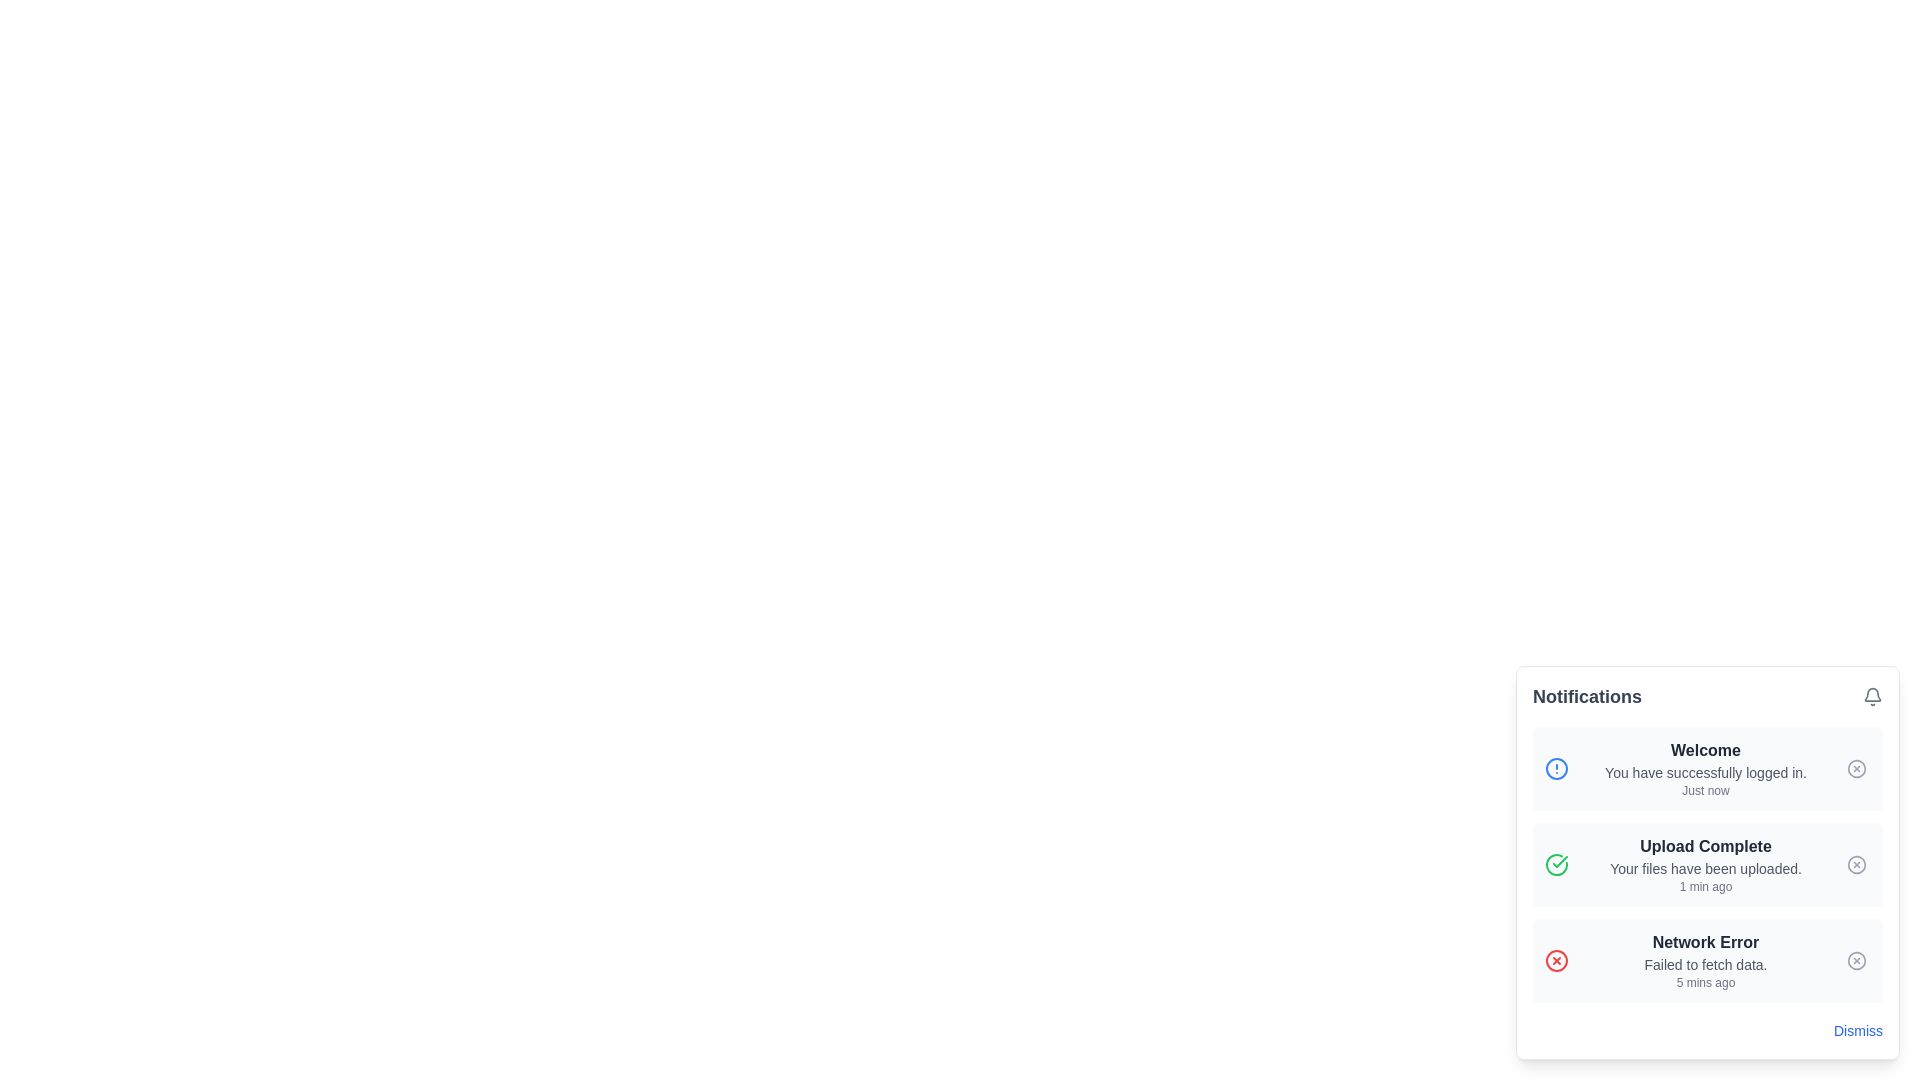 The width and height of the screenshot is (1920, 1080). I want to click on the informational icon located to the left of the text 'Welcome' in the first notification item indicating a successful login, so click(1555, 767).